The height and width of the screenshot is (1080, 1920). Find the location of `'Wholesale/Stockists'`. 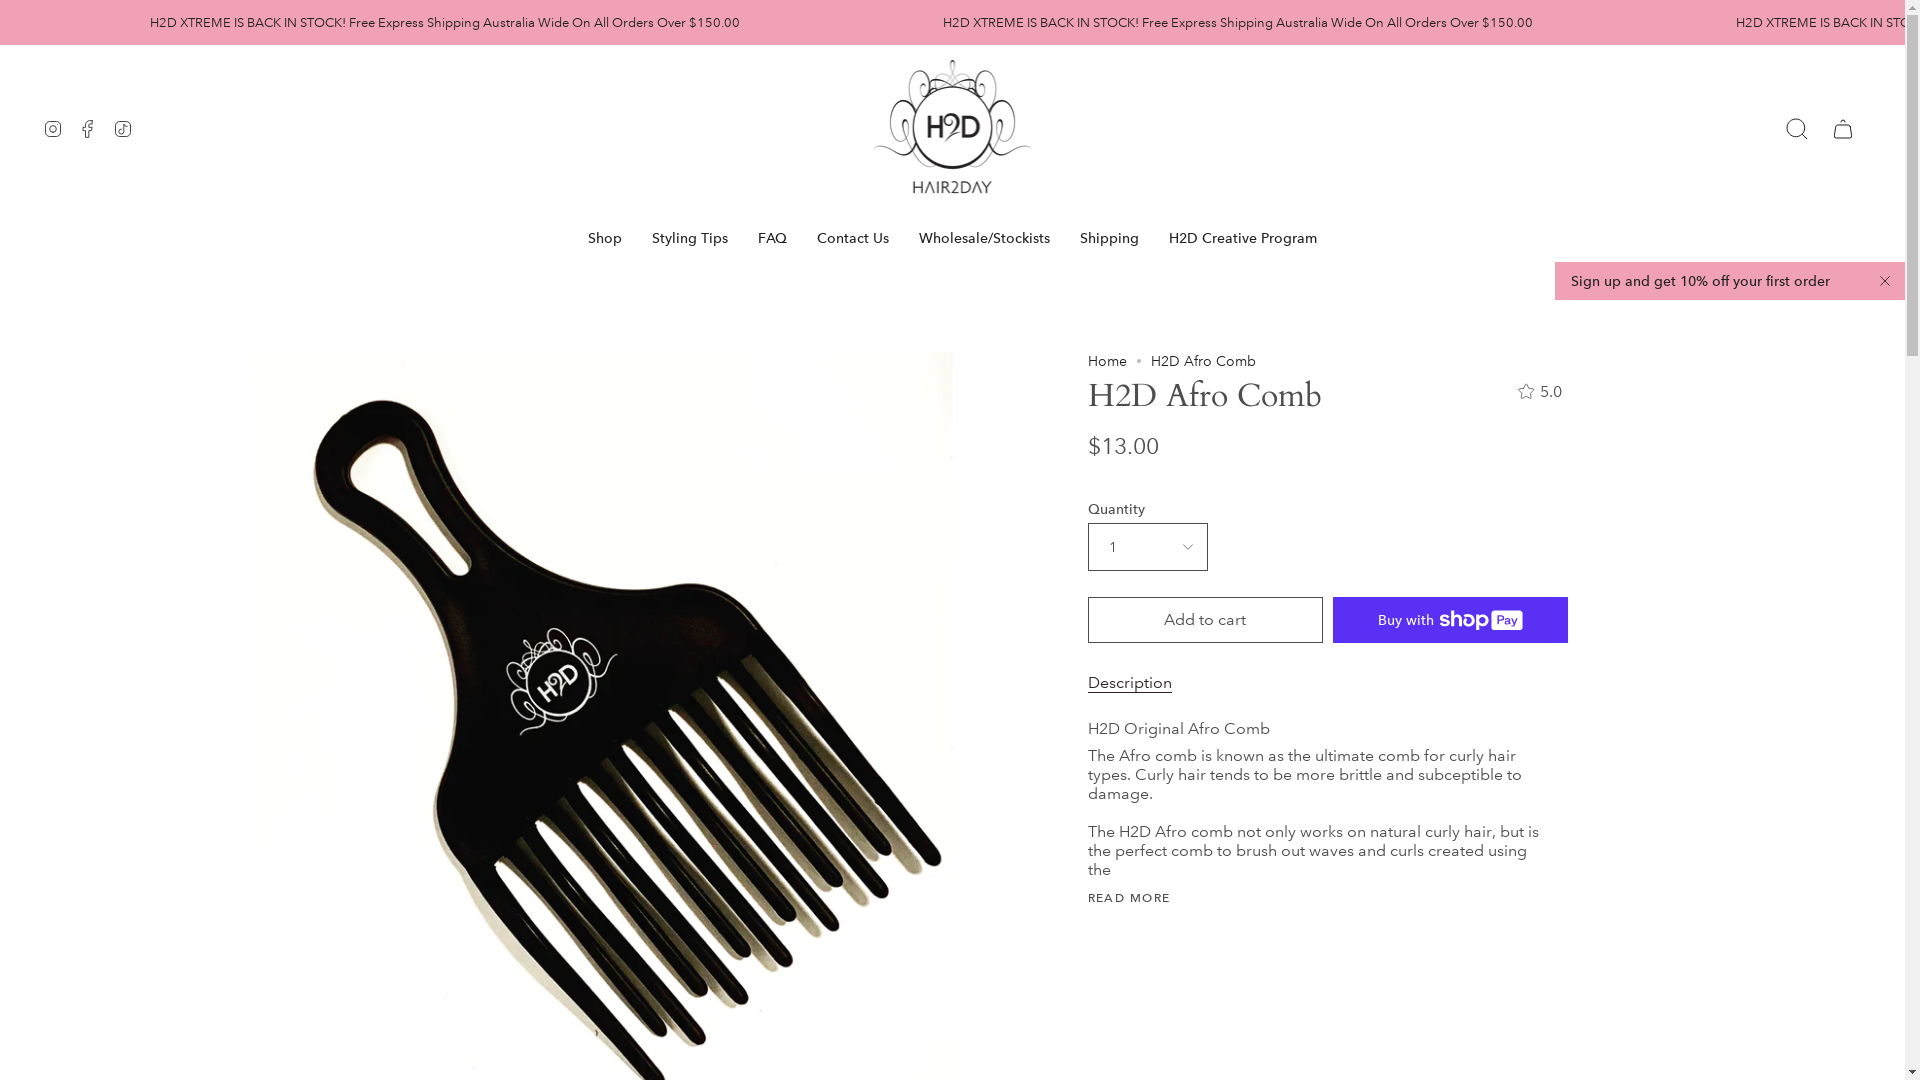

'Wholesale/Stockists' is located at coordinates (984, 237).